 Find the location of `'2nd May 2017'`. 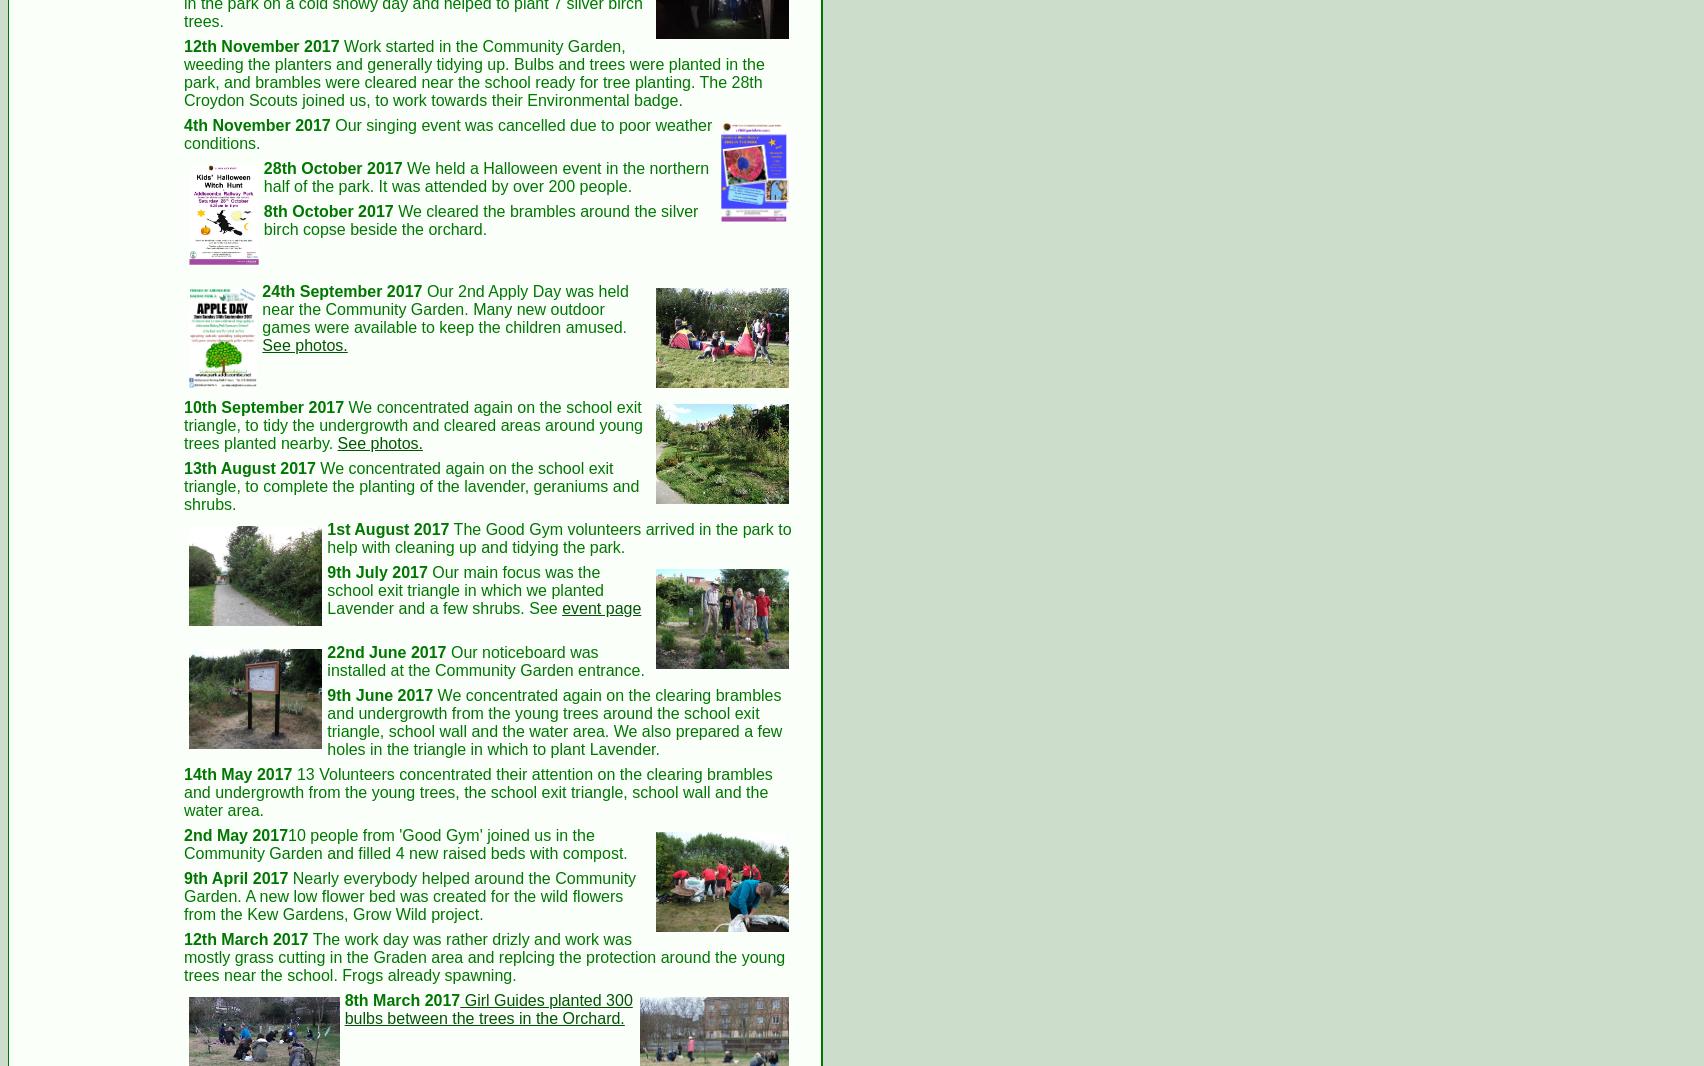

'2nd May 2017' is located at coordinates (235, 834).